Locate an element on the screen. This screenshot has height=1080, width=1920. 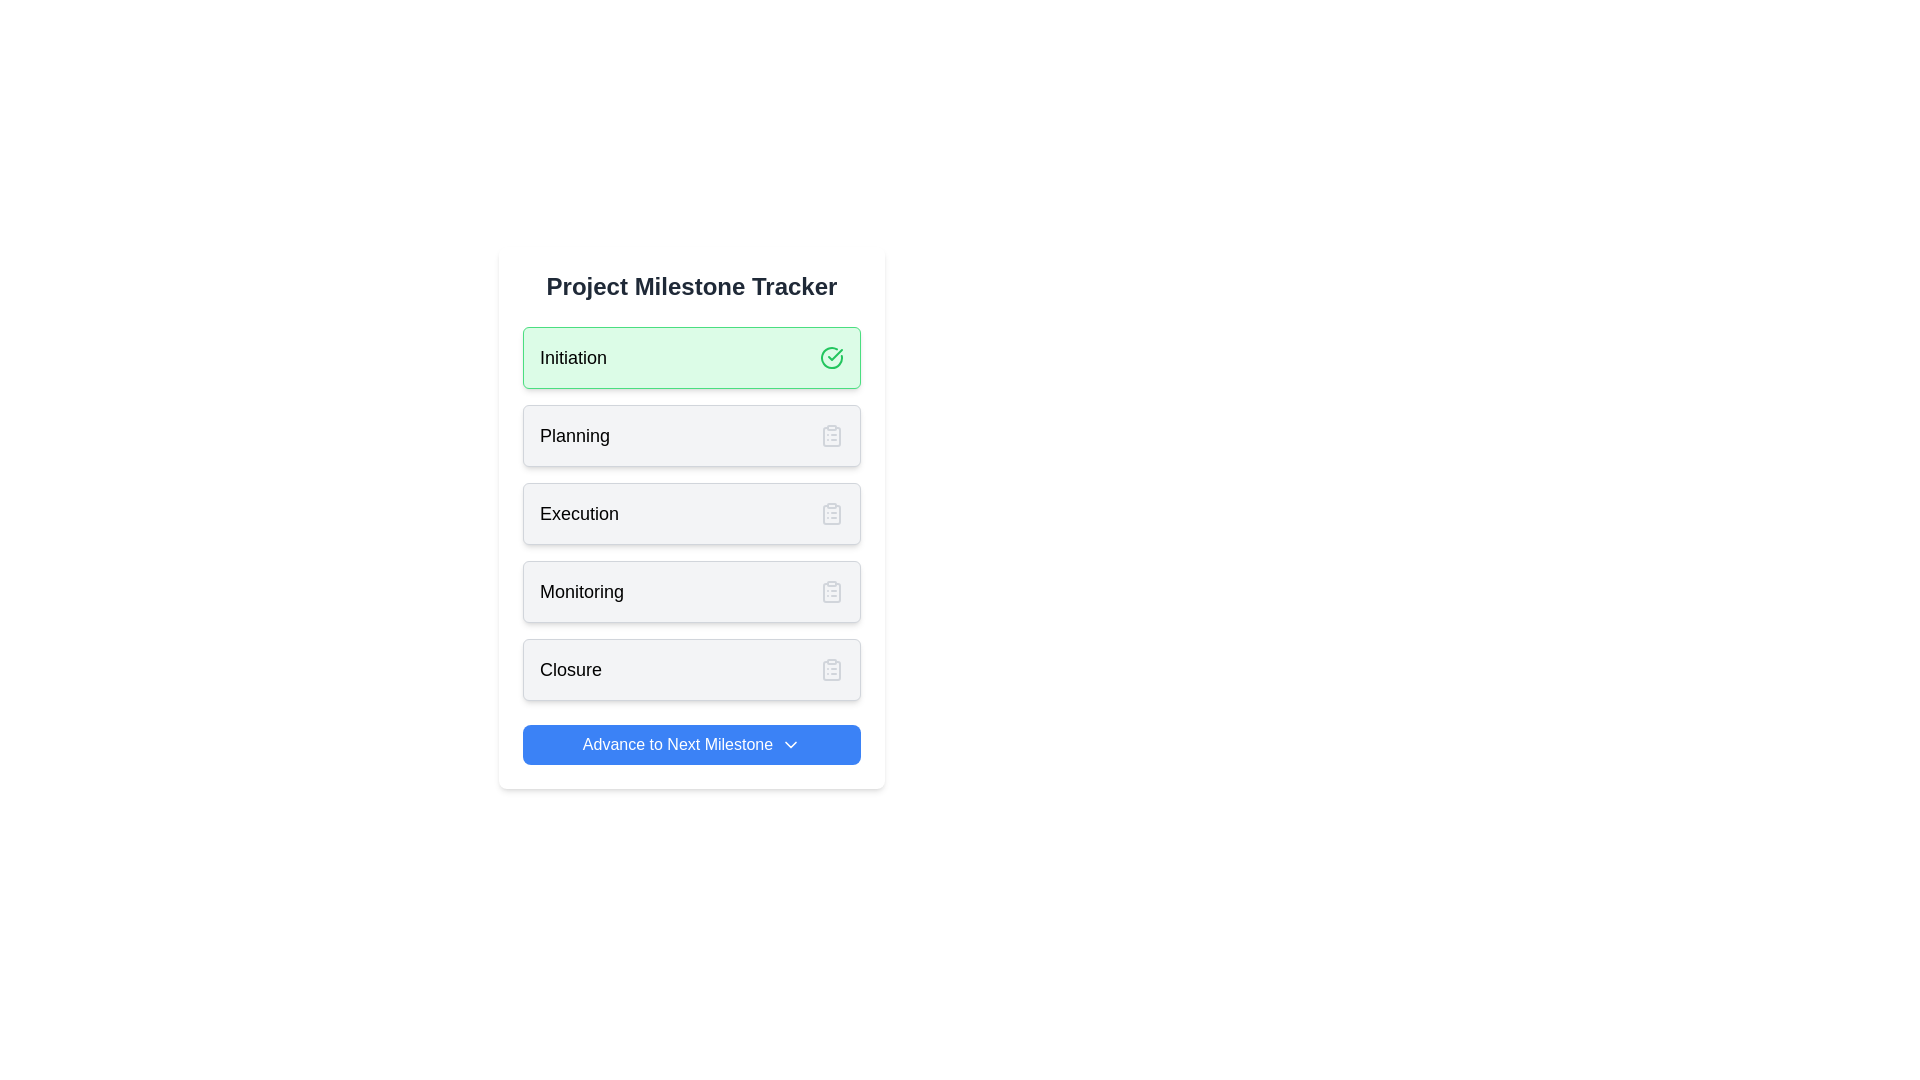
the 'Initiation' milestone label, which is part of the first green rounded rectangle is located at coordinates (572, 357).